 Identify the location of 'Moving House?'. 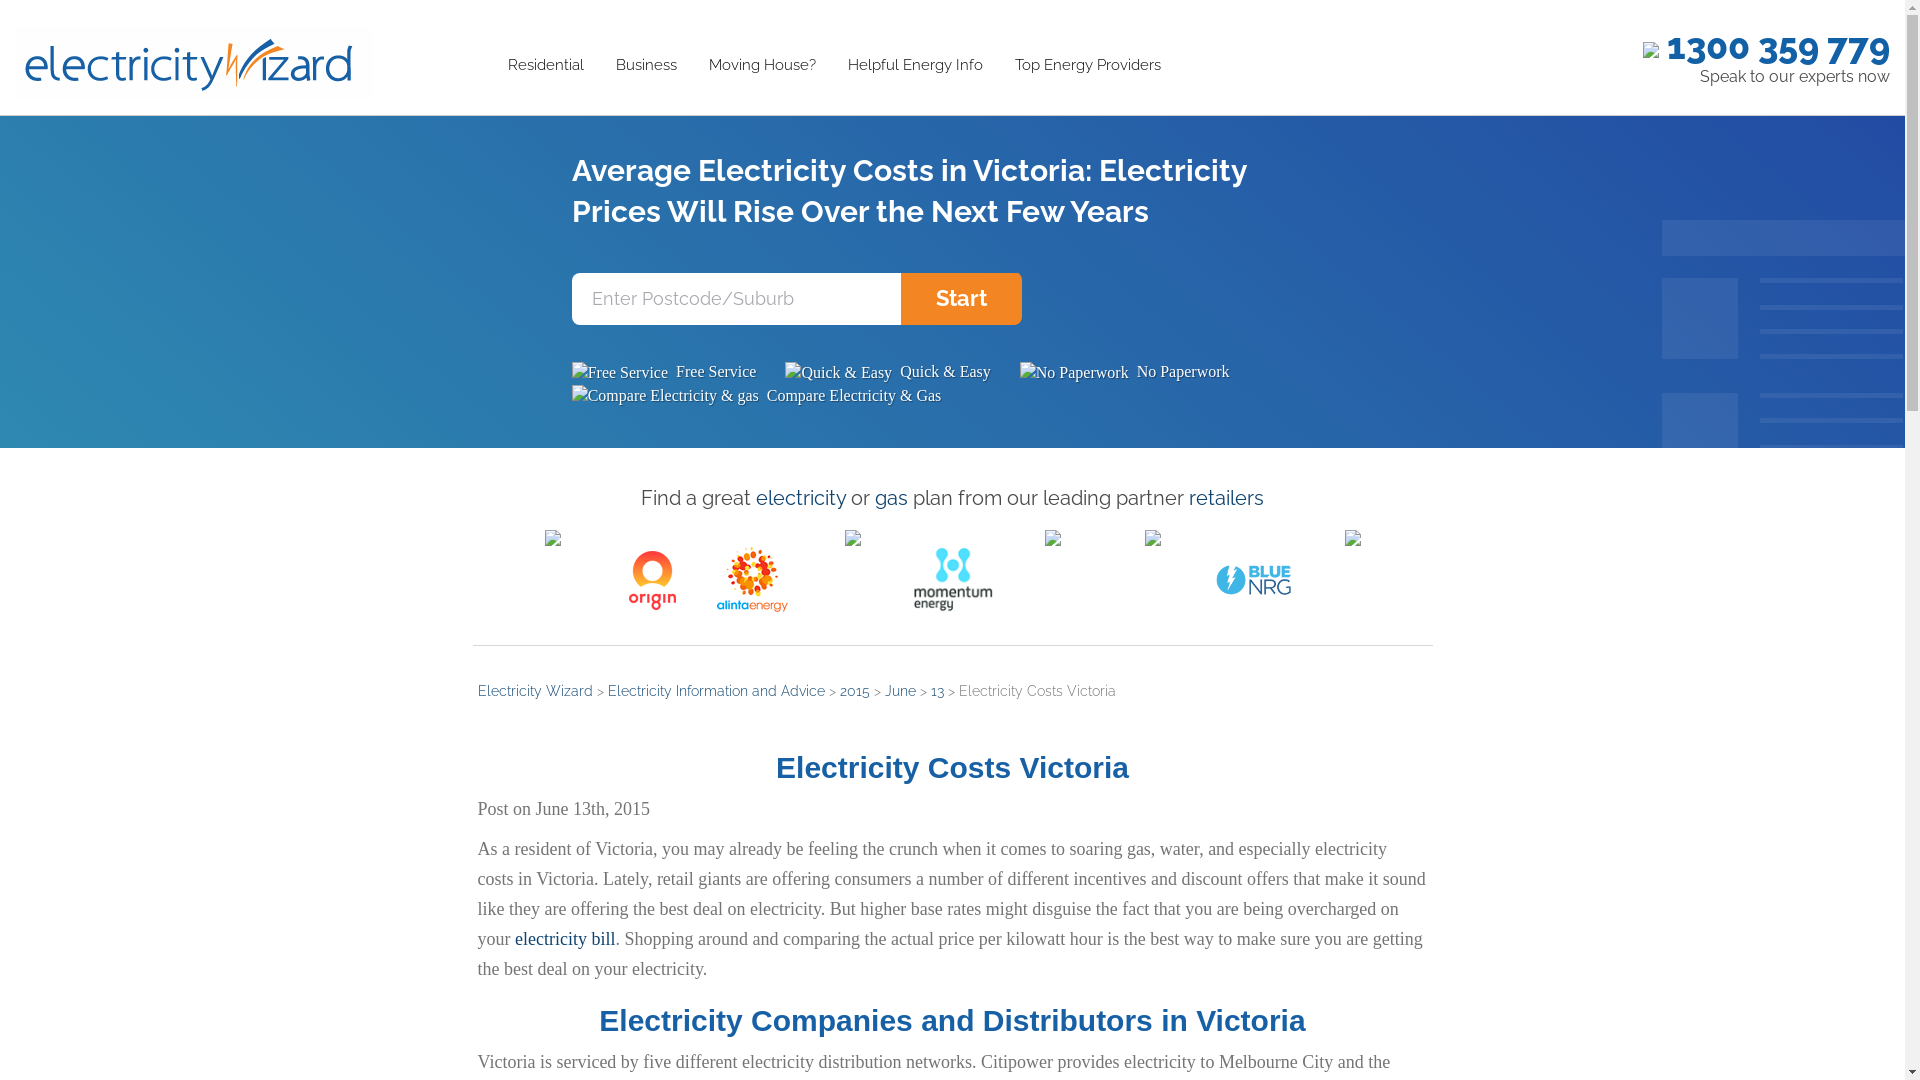
(761, 64).